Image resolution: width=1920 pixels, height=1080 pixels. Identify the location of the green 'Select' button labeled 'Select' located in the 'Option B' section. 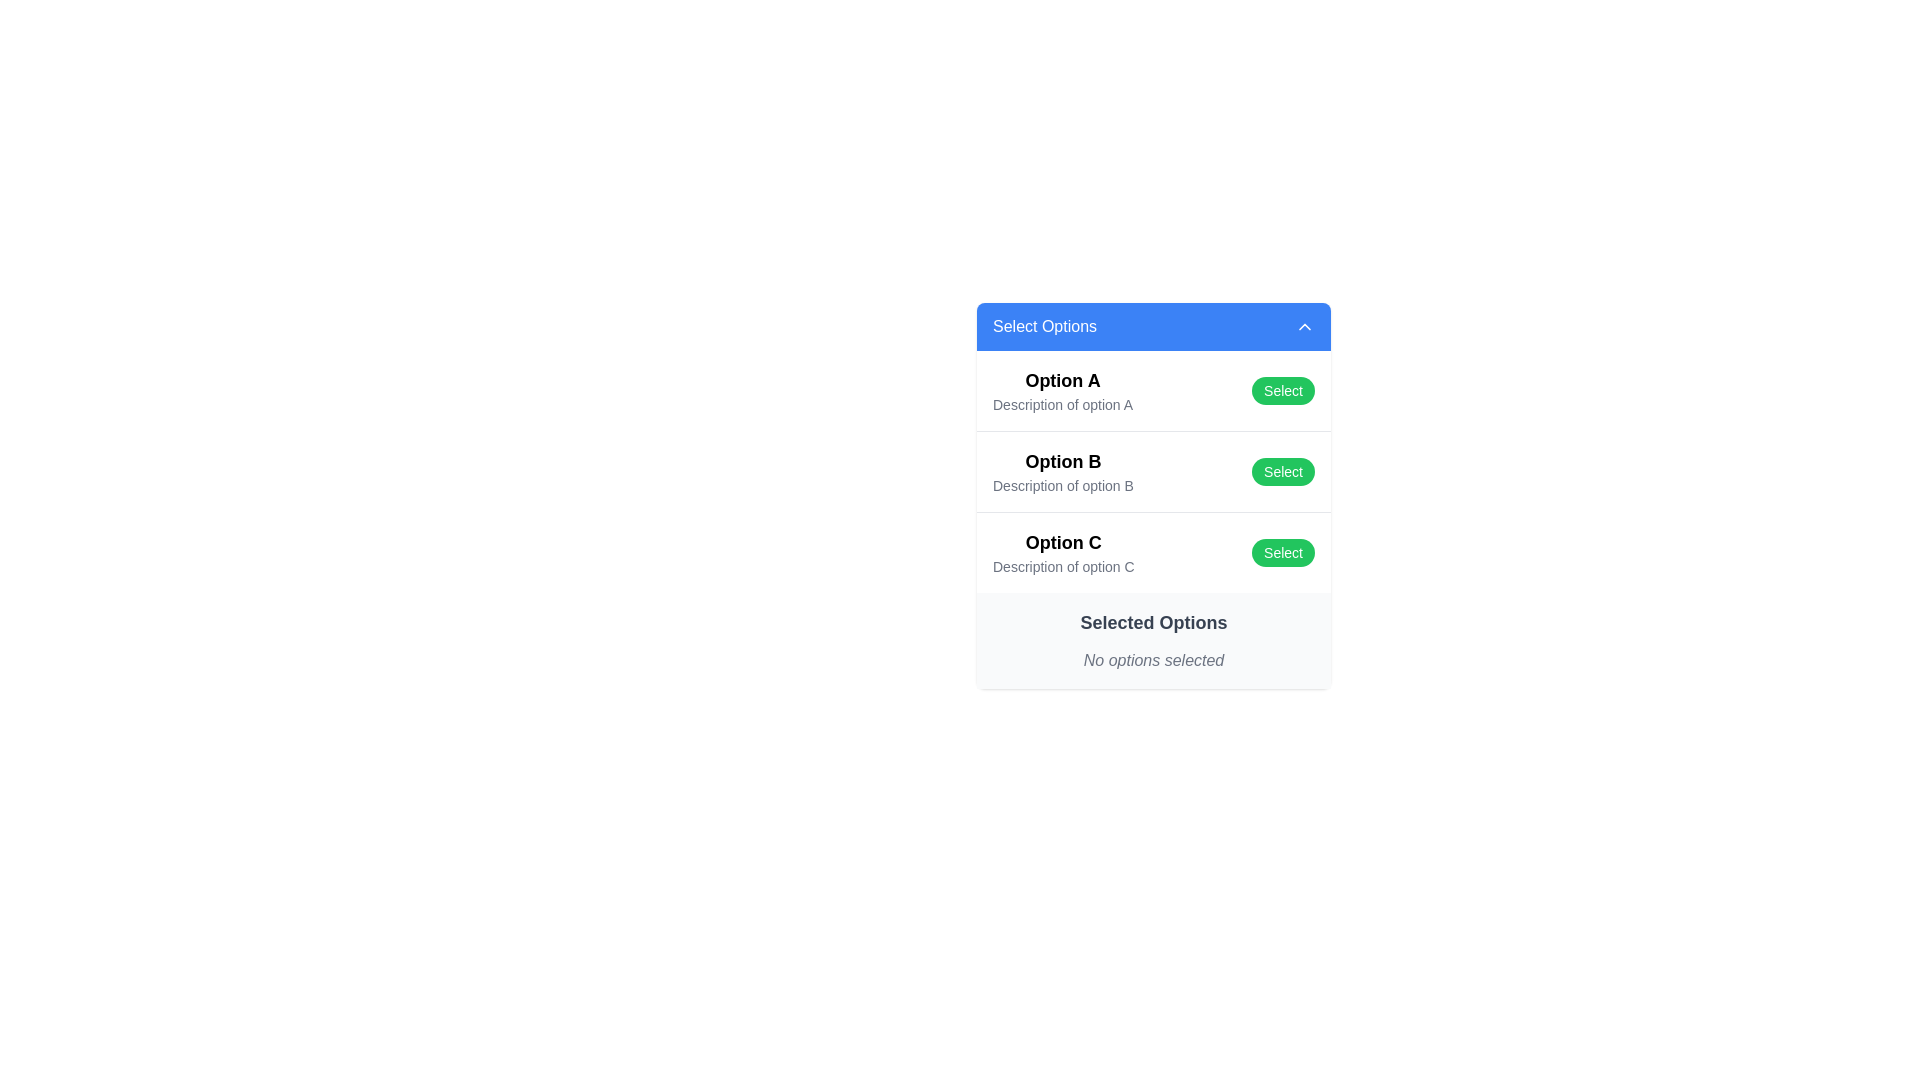
(1283, 471).